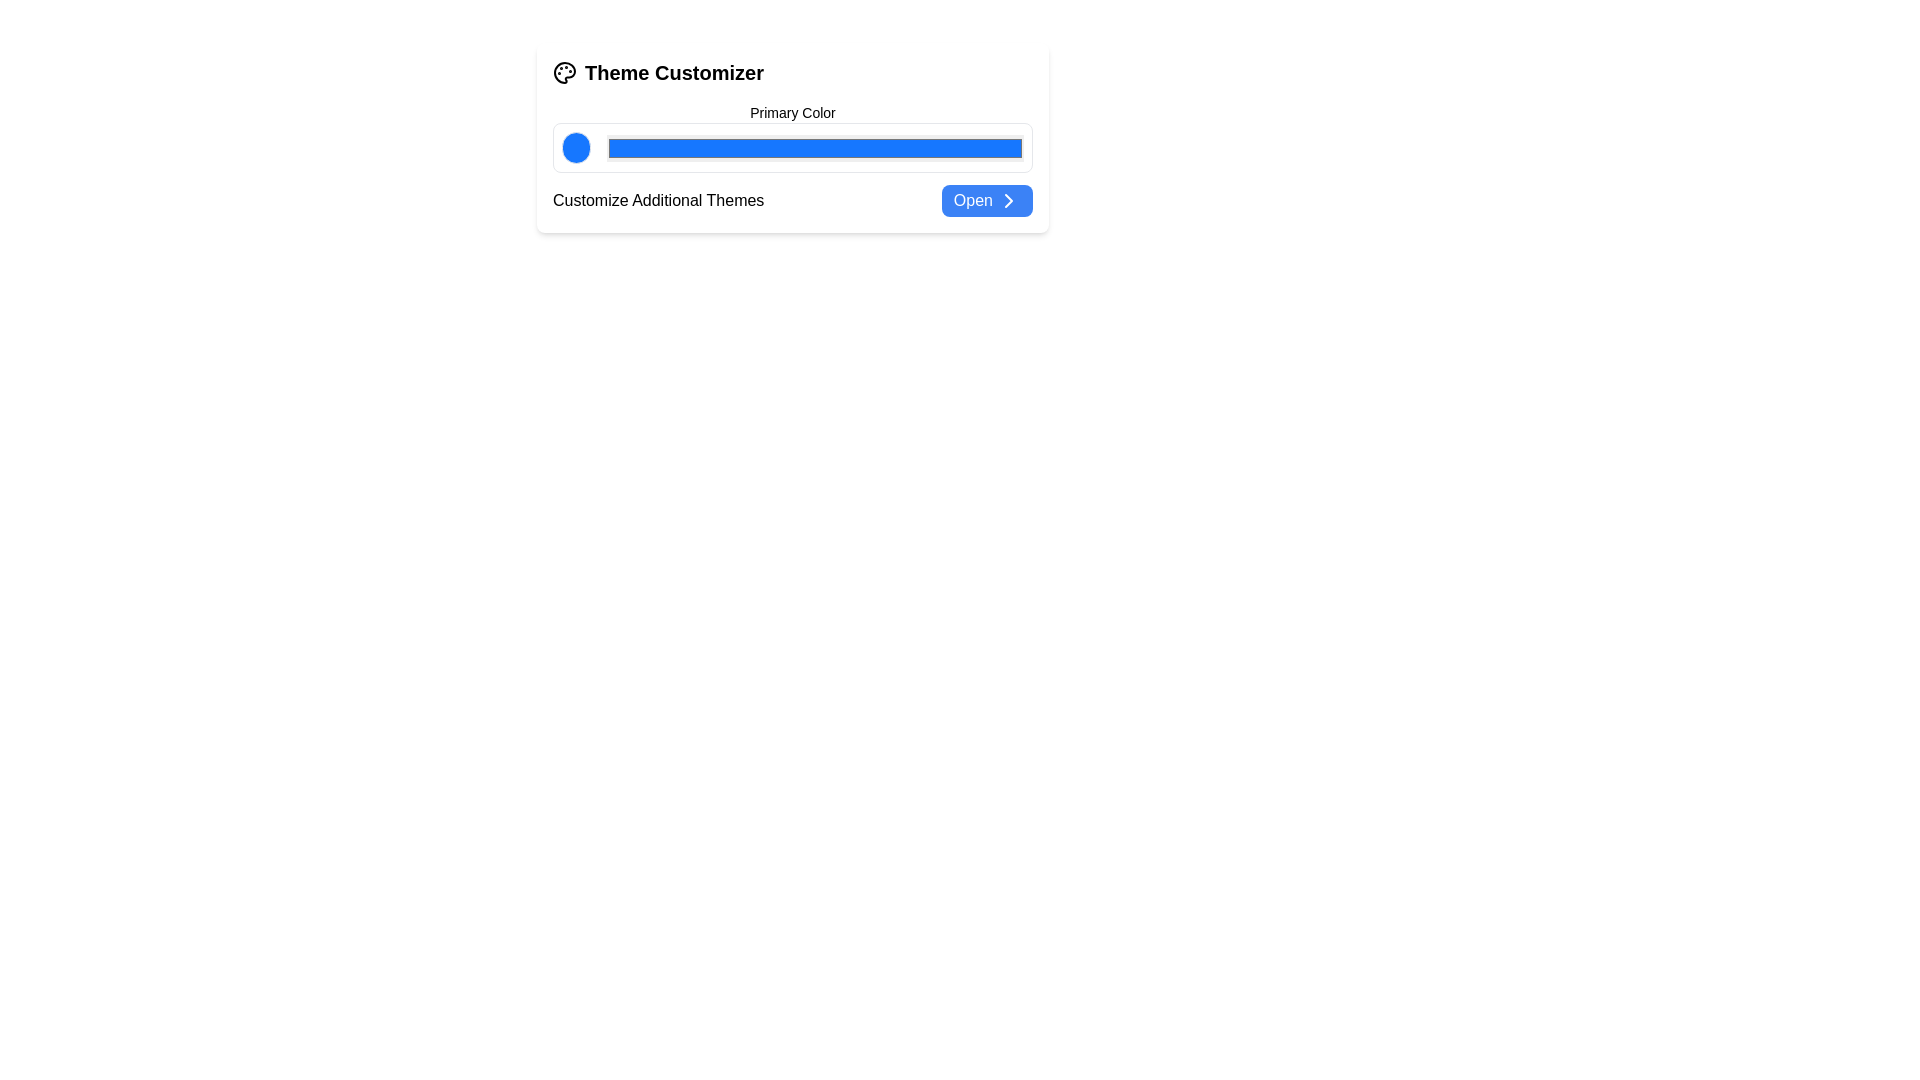  What do you see at coordinates (815, 146) in the screenshot?
I see `the horizontal blue color input field` at bounding box center [815, 146].